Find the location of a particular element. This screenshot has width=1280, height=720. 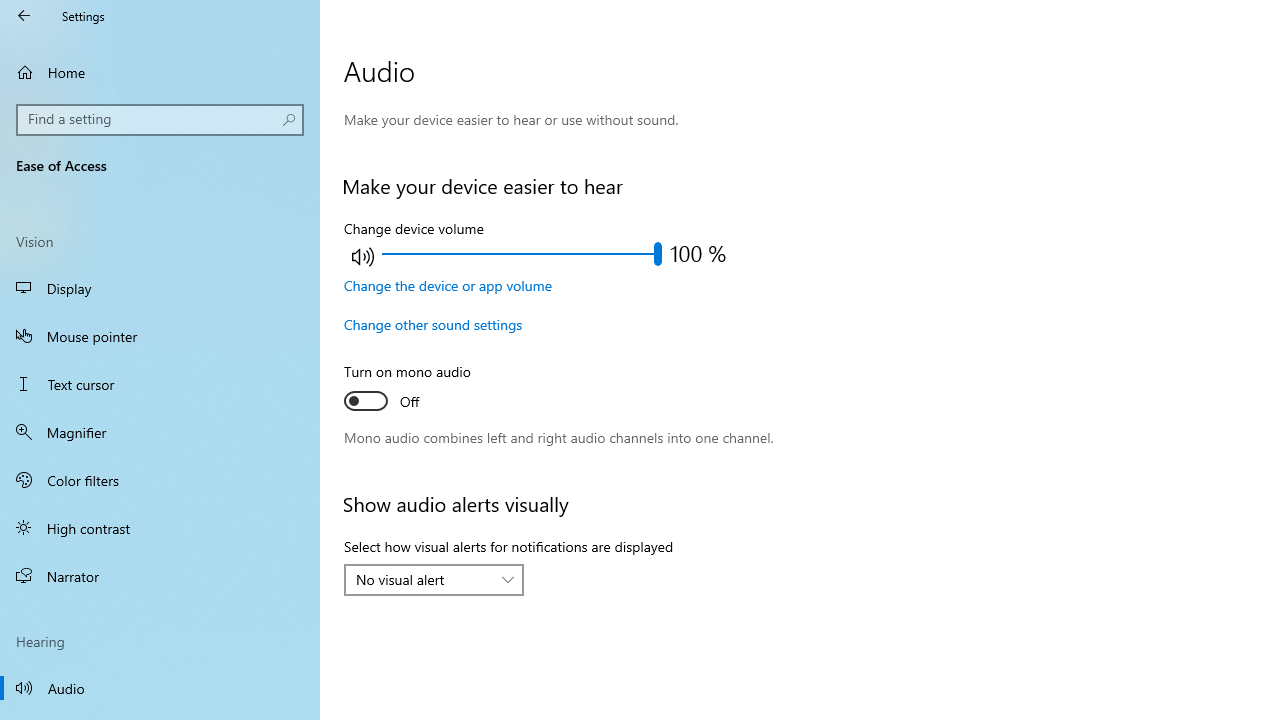

'Select how visual alerts for notifications are displayed' is located at coordinates (432, 579).